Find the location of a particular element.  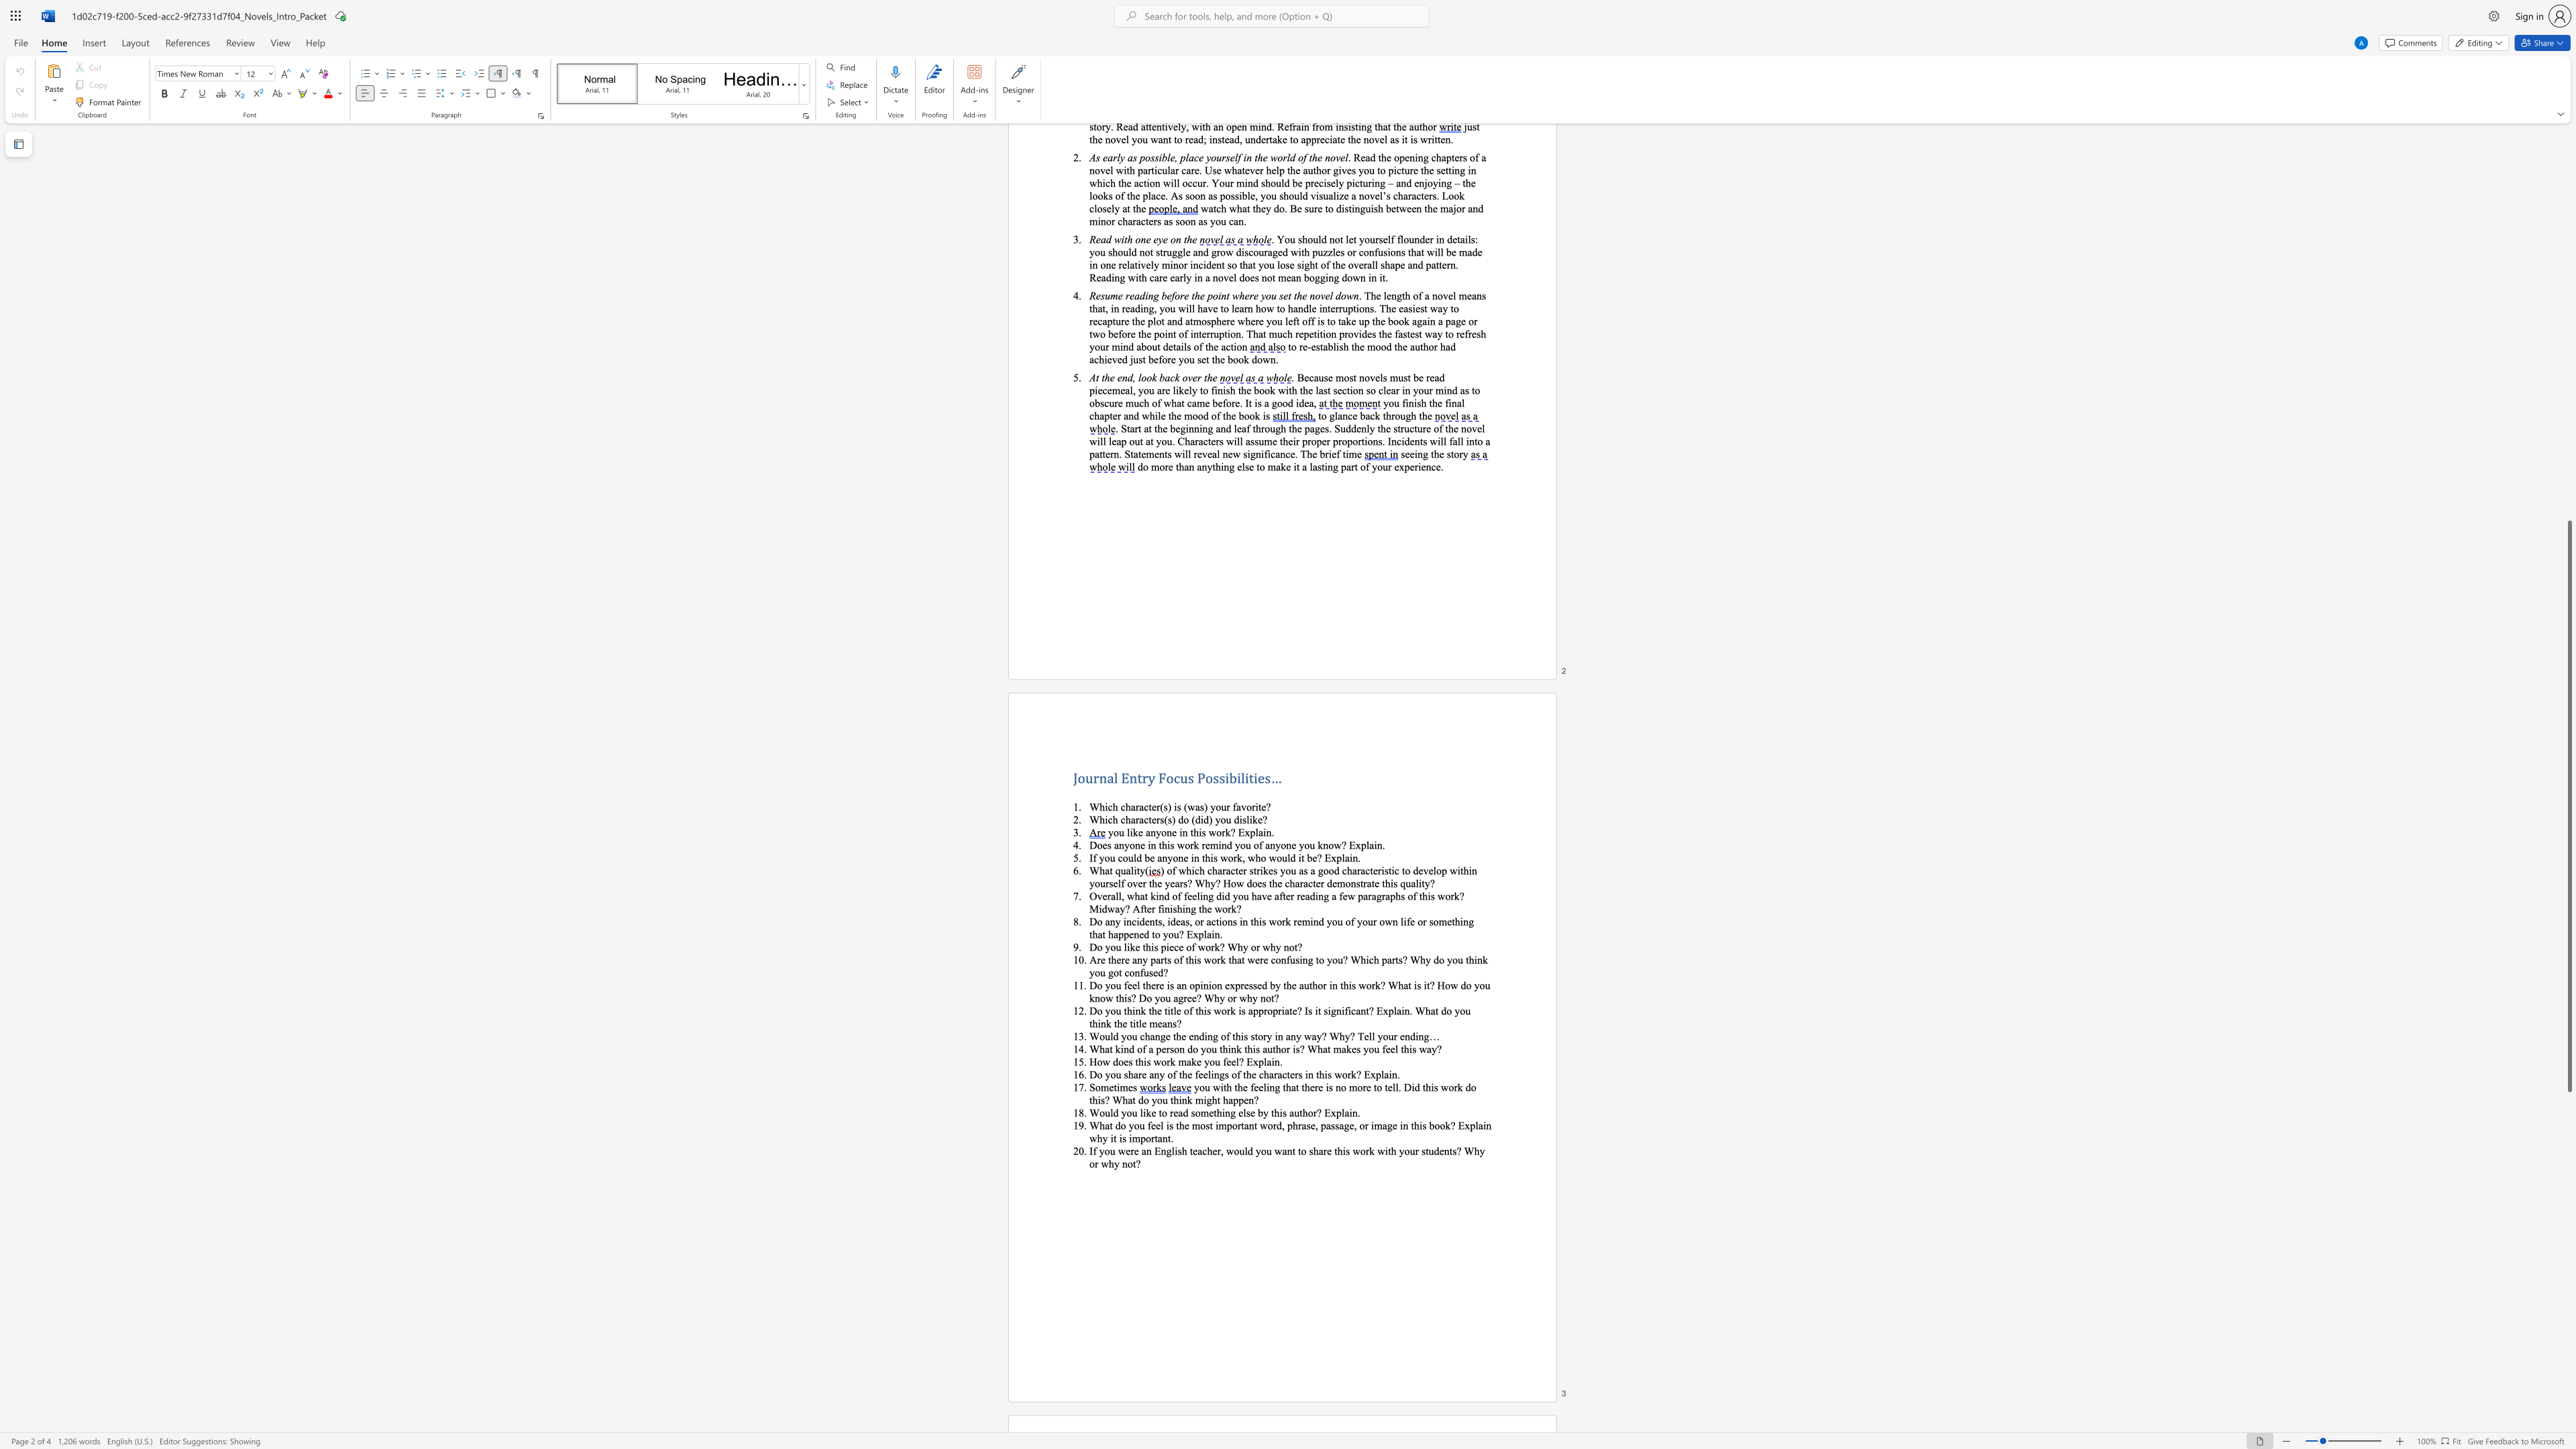

the 2th character "y" in the text is located at coordinates (1157, 830).